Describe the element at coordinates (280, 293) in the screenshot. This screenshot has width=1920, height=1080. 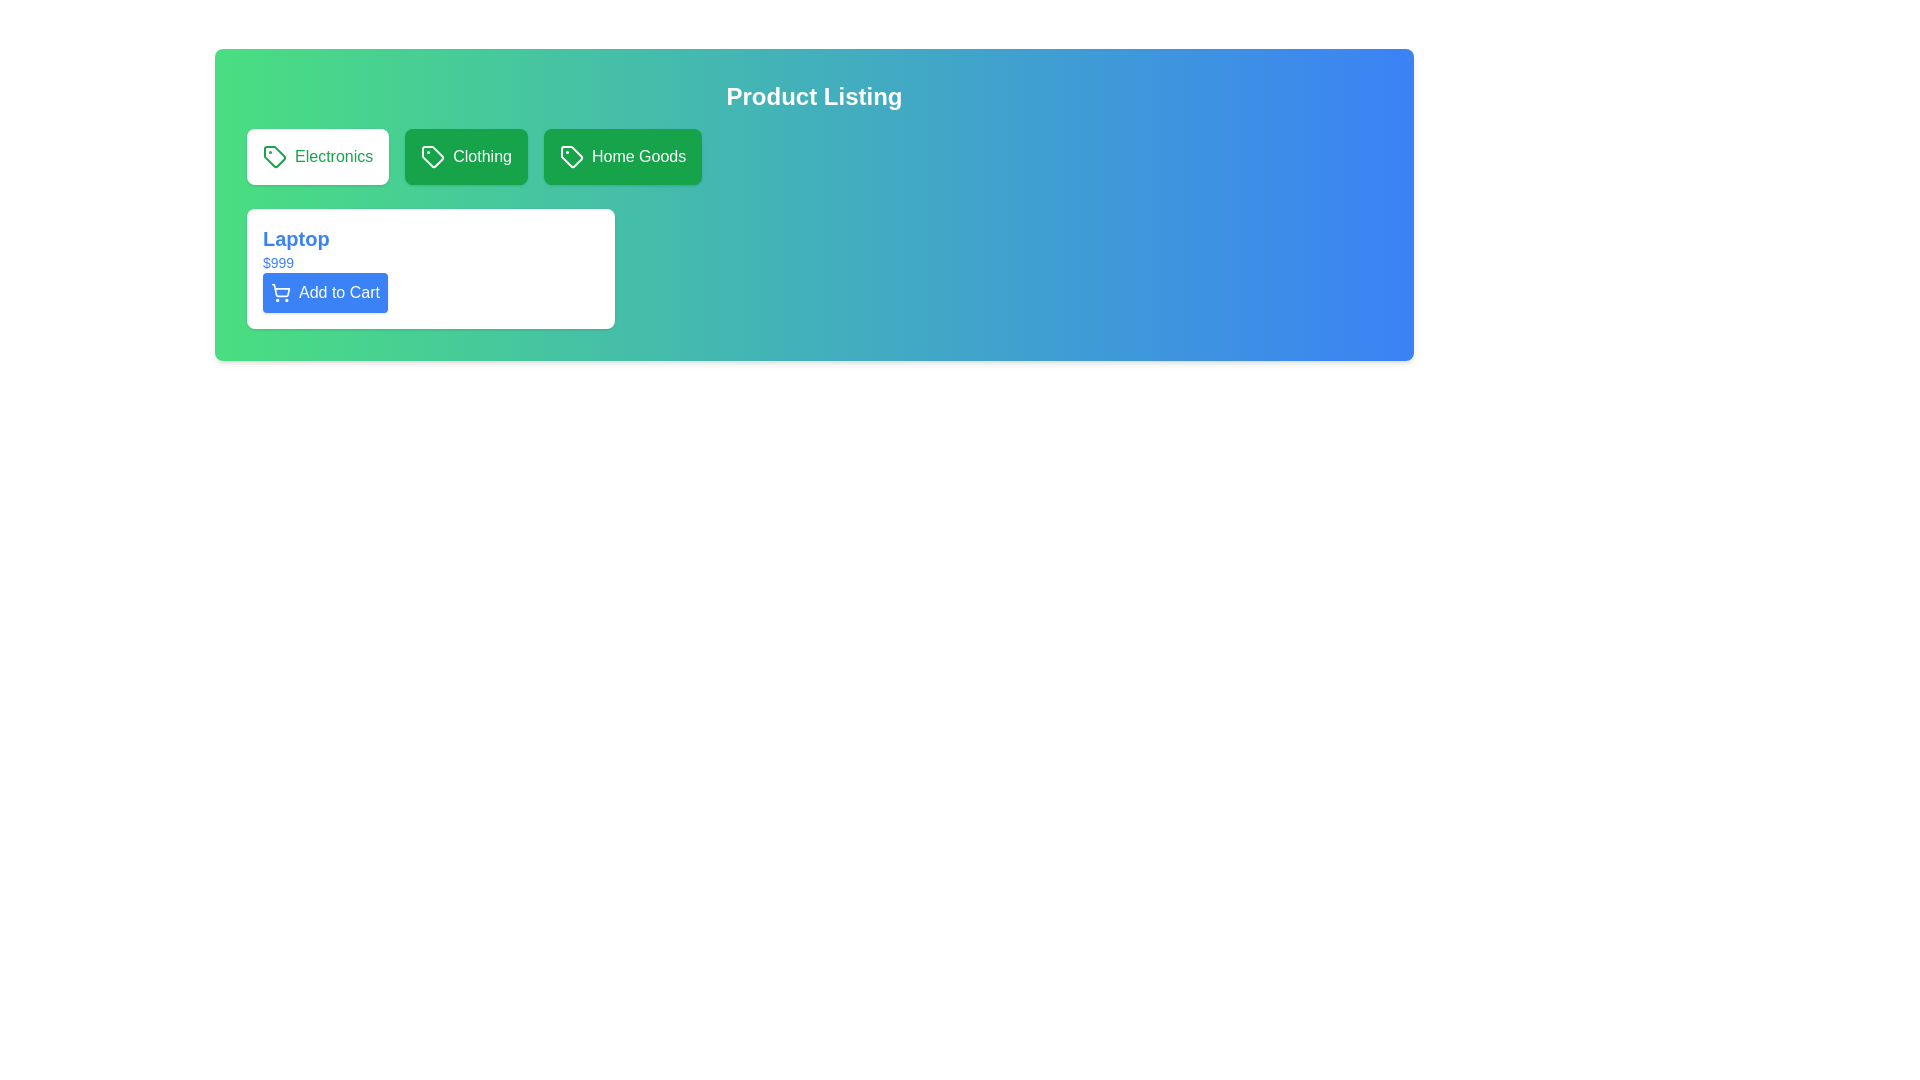
I see `the shopping cart icon located to the left of the 'Add to Cart' button, which is a minimalistic line drawing with circular wheels and a rectangular basket` at that location.